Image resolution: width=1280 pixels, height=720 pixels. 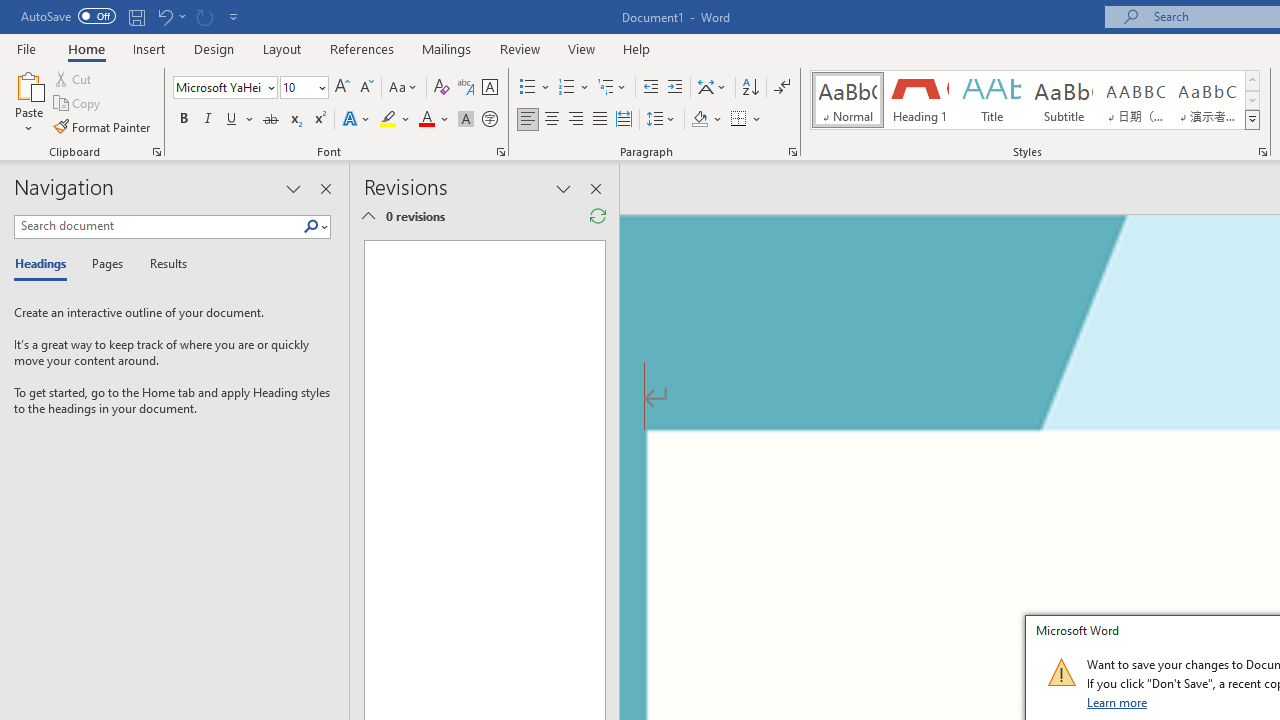 What do you see at coordinates (1036, 100) in the screenshot?
I see `'AutomationID: QuickStylesGallery'` at bounding box center [1036, 100].